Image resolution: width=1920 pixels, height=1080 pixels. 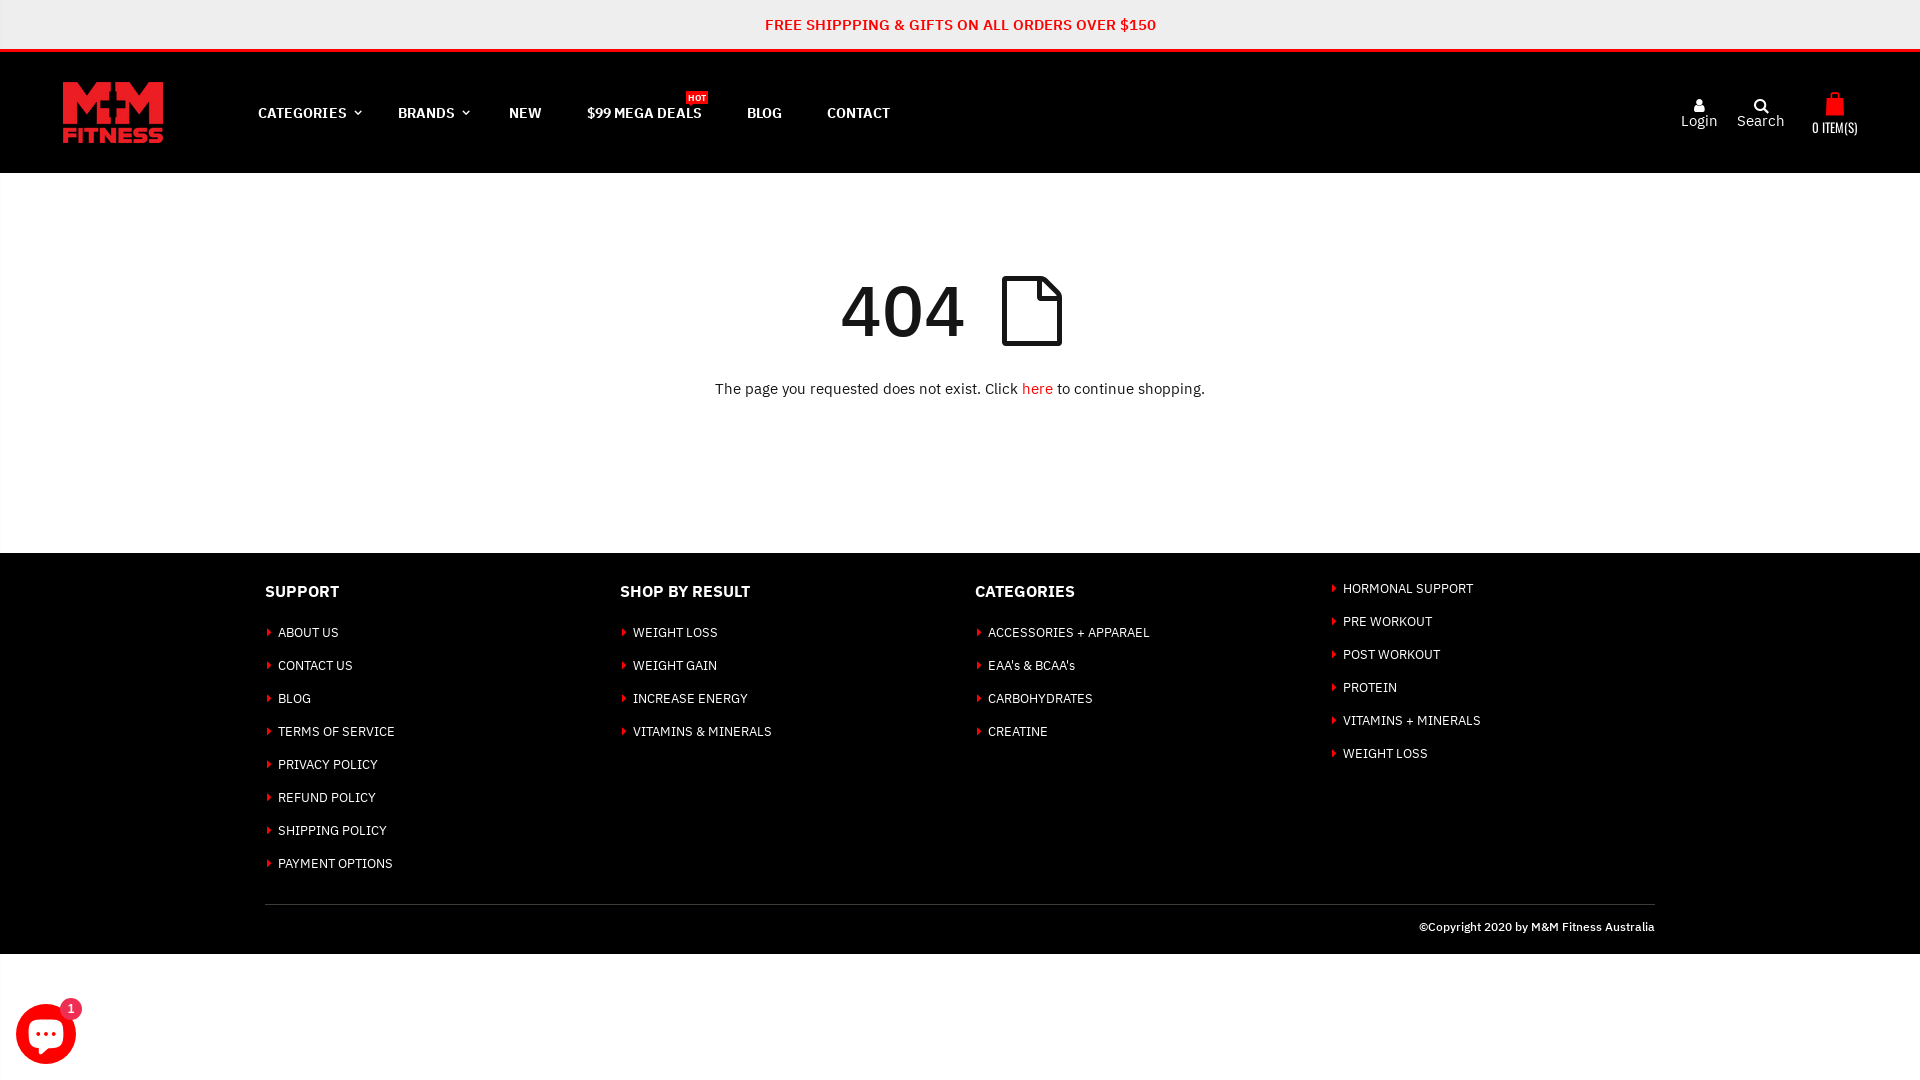 I want to click on 'PAYMENT OPTIONS', so click(x=335, y=862).